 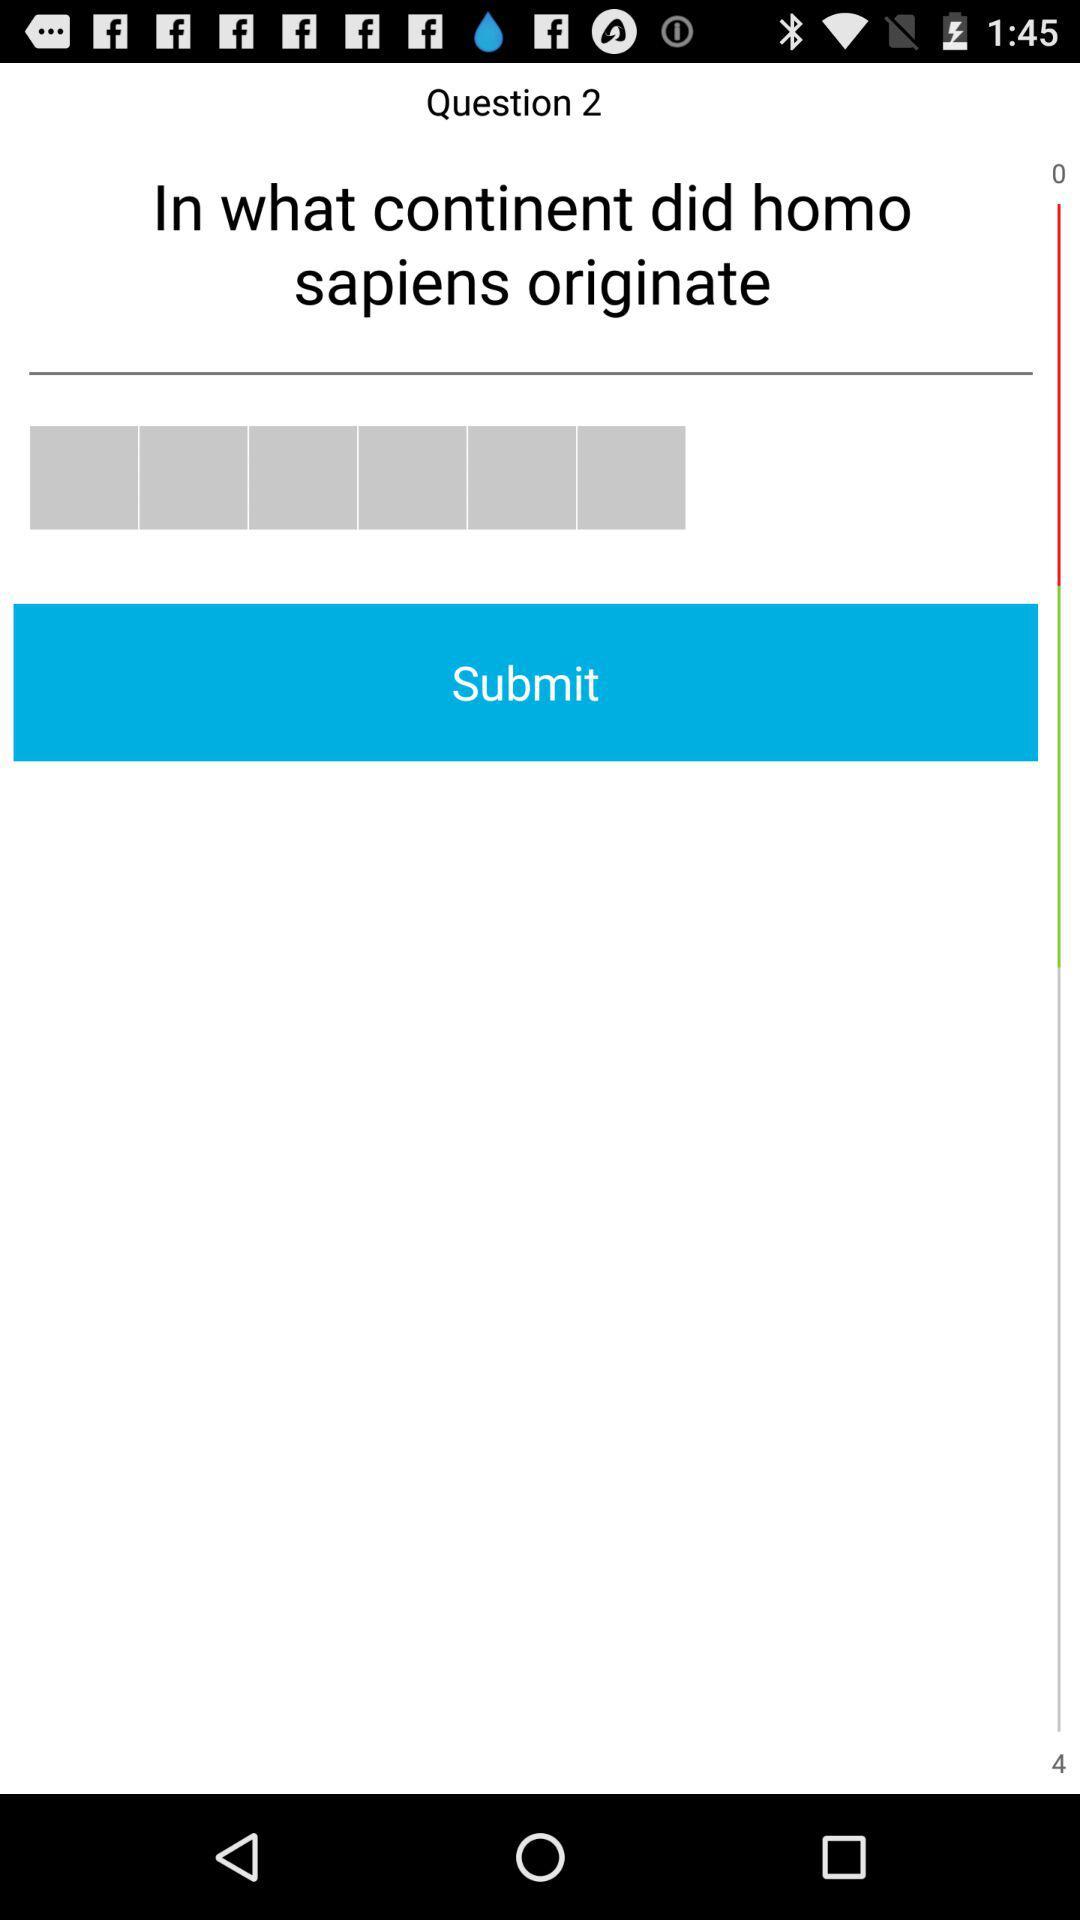 What do you see at coordinates (524, 682) in the screenshot?
I see `the icon at the center` at bounding box center [524, 682].